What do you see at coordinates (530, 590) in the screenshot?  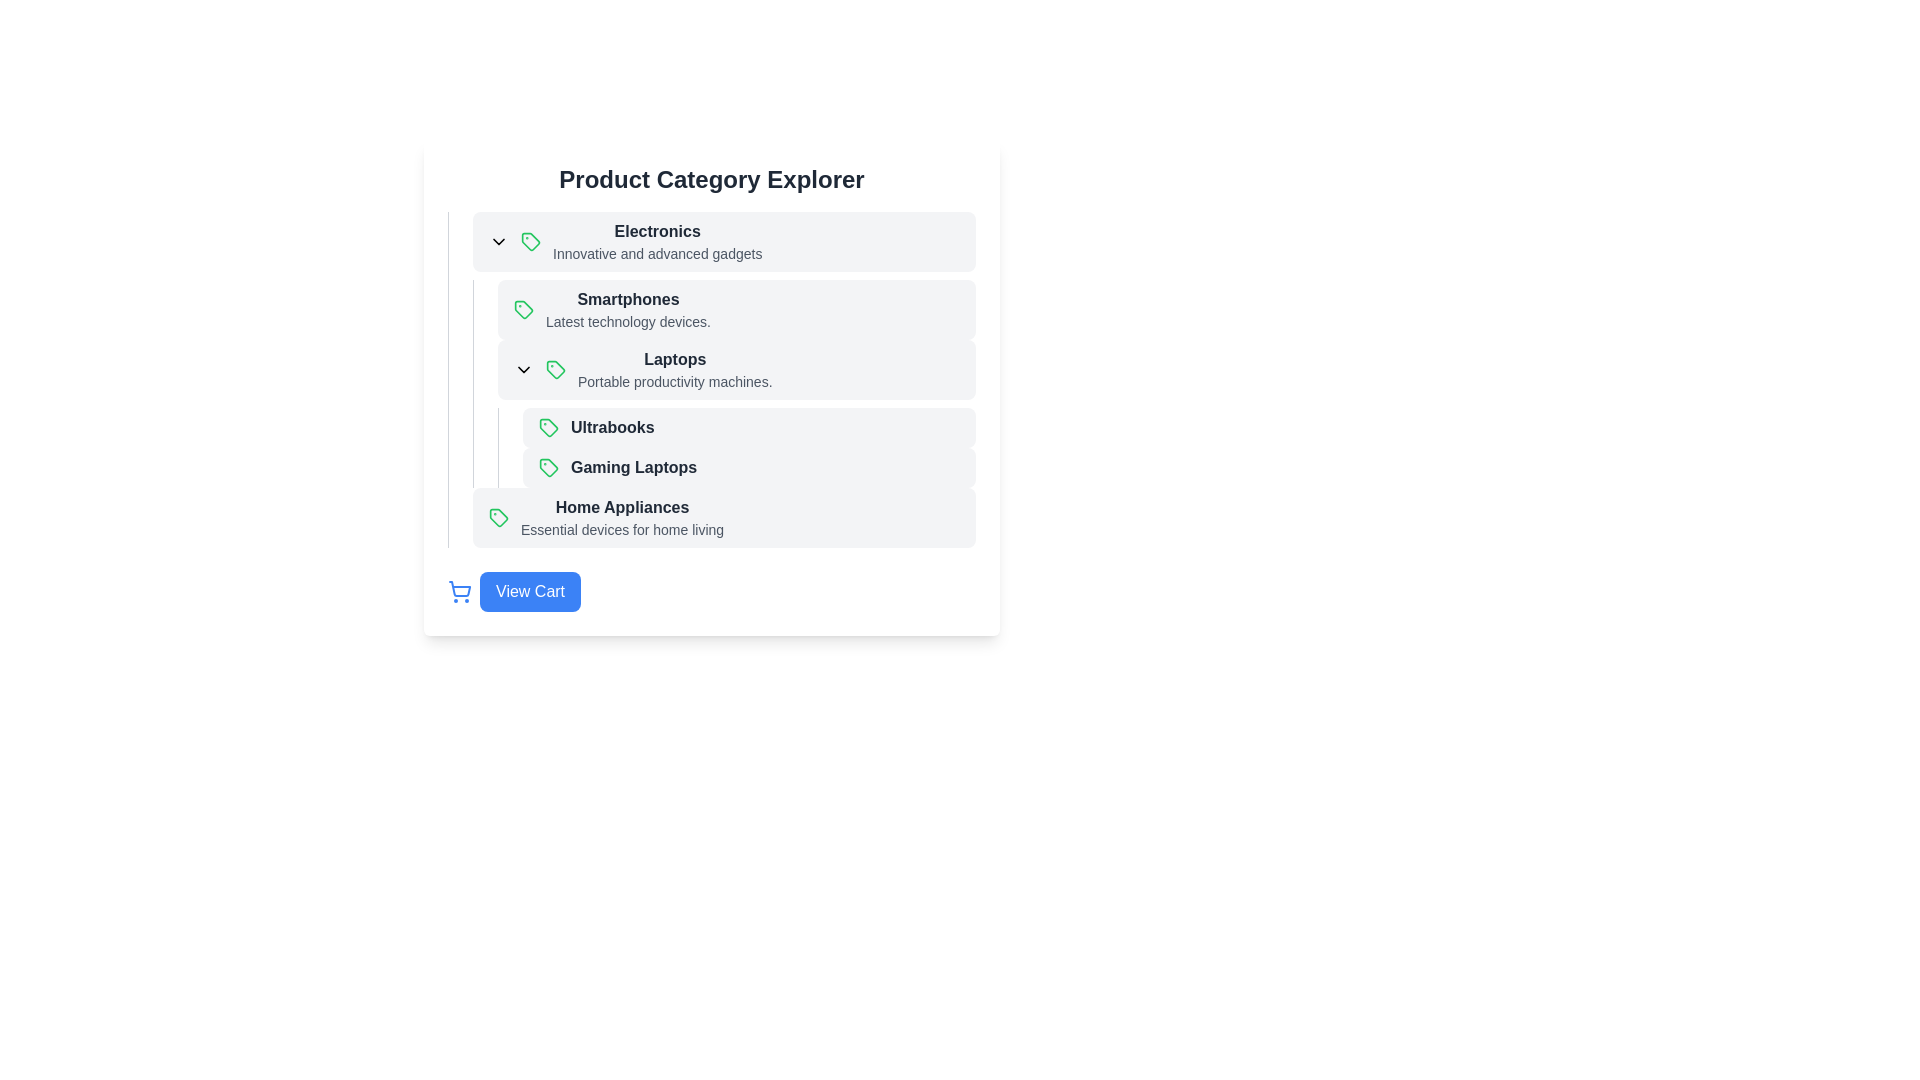 I see `the button located to the right of the shopping cart icon` at bounding box center [530, 590].